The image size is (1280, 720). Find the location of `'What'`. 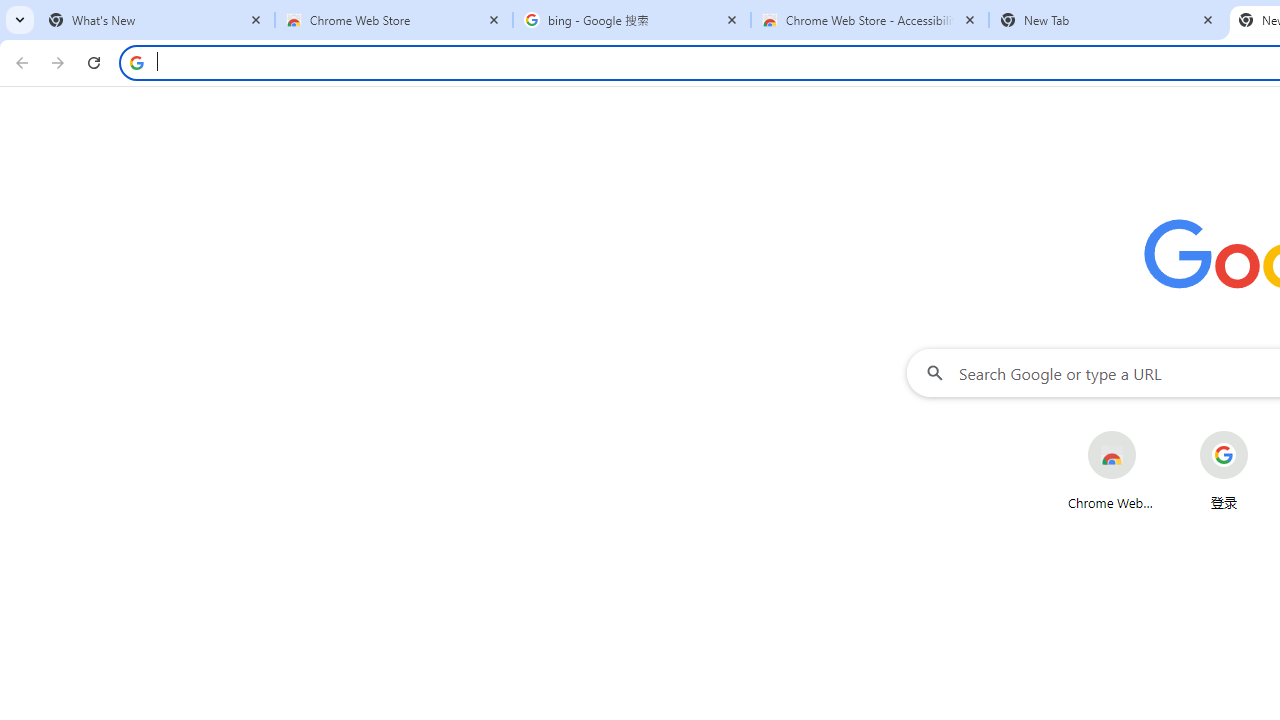

'What' is located at coordinates (155, 20).